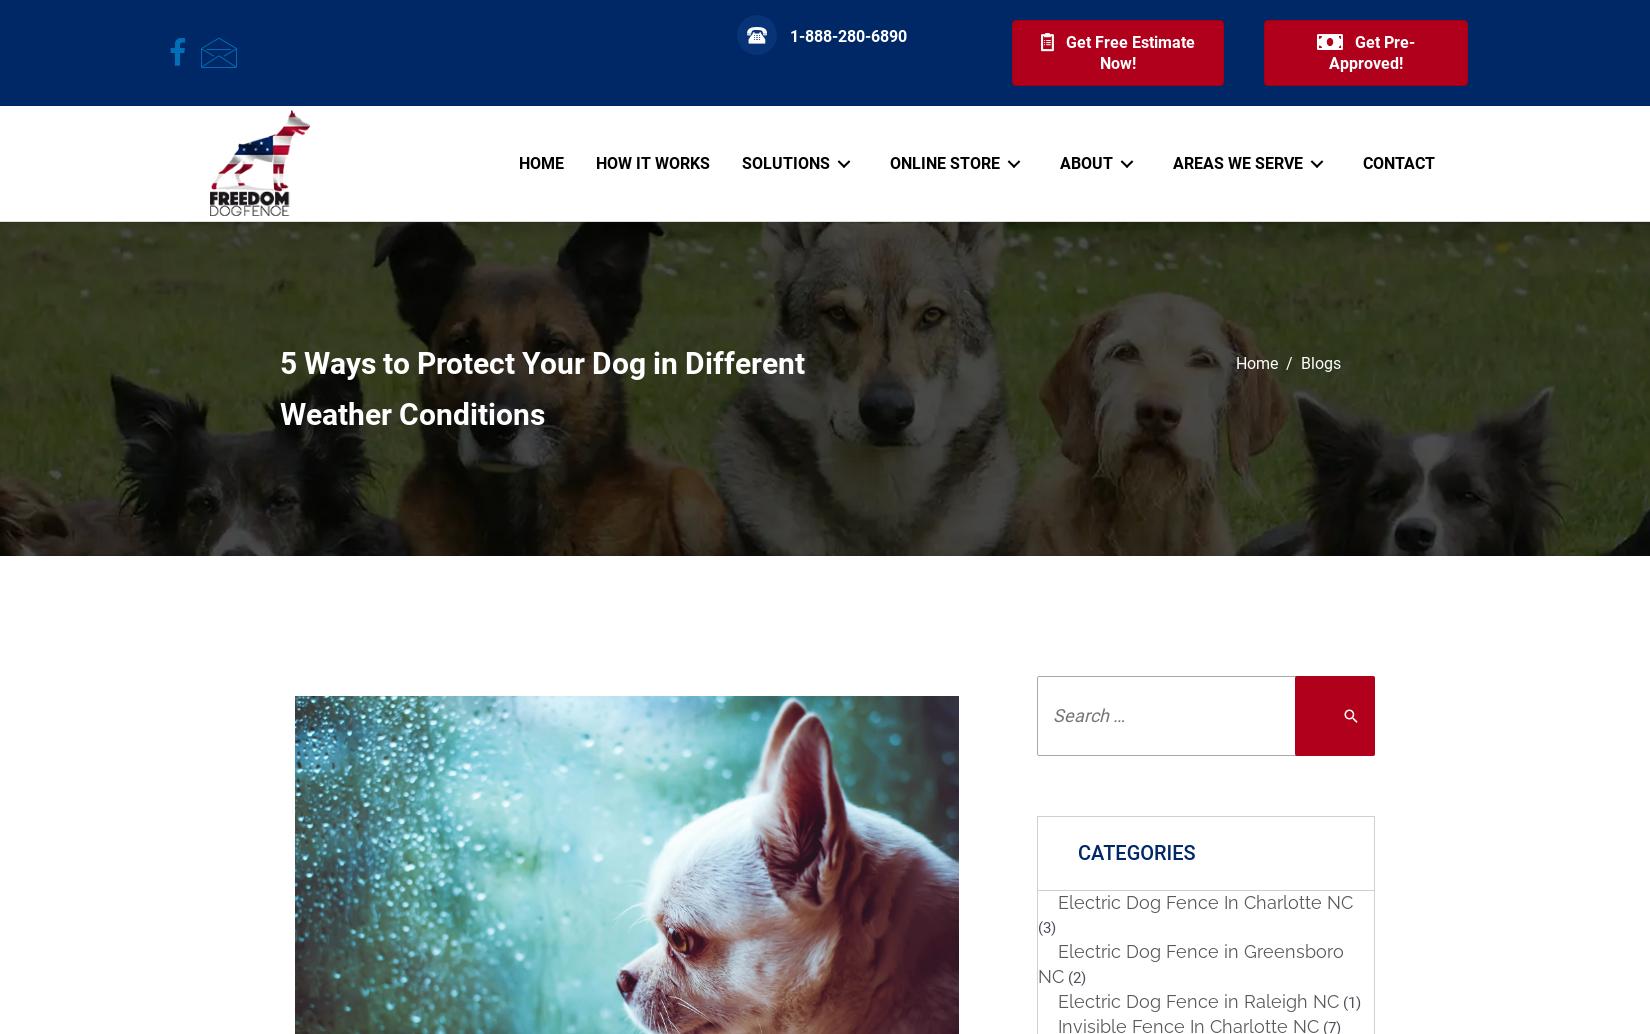 Image resolution: width=1650 pixels, height=1034 pixels. I want to click on 'CATEGORIES', so click(1136, 851).